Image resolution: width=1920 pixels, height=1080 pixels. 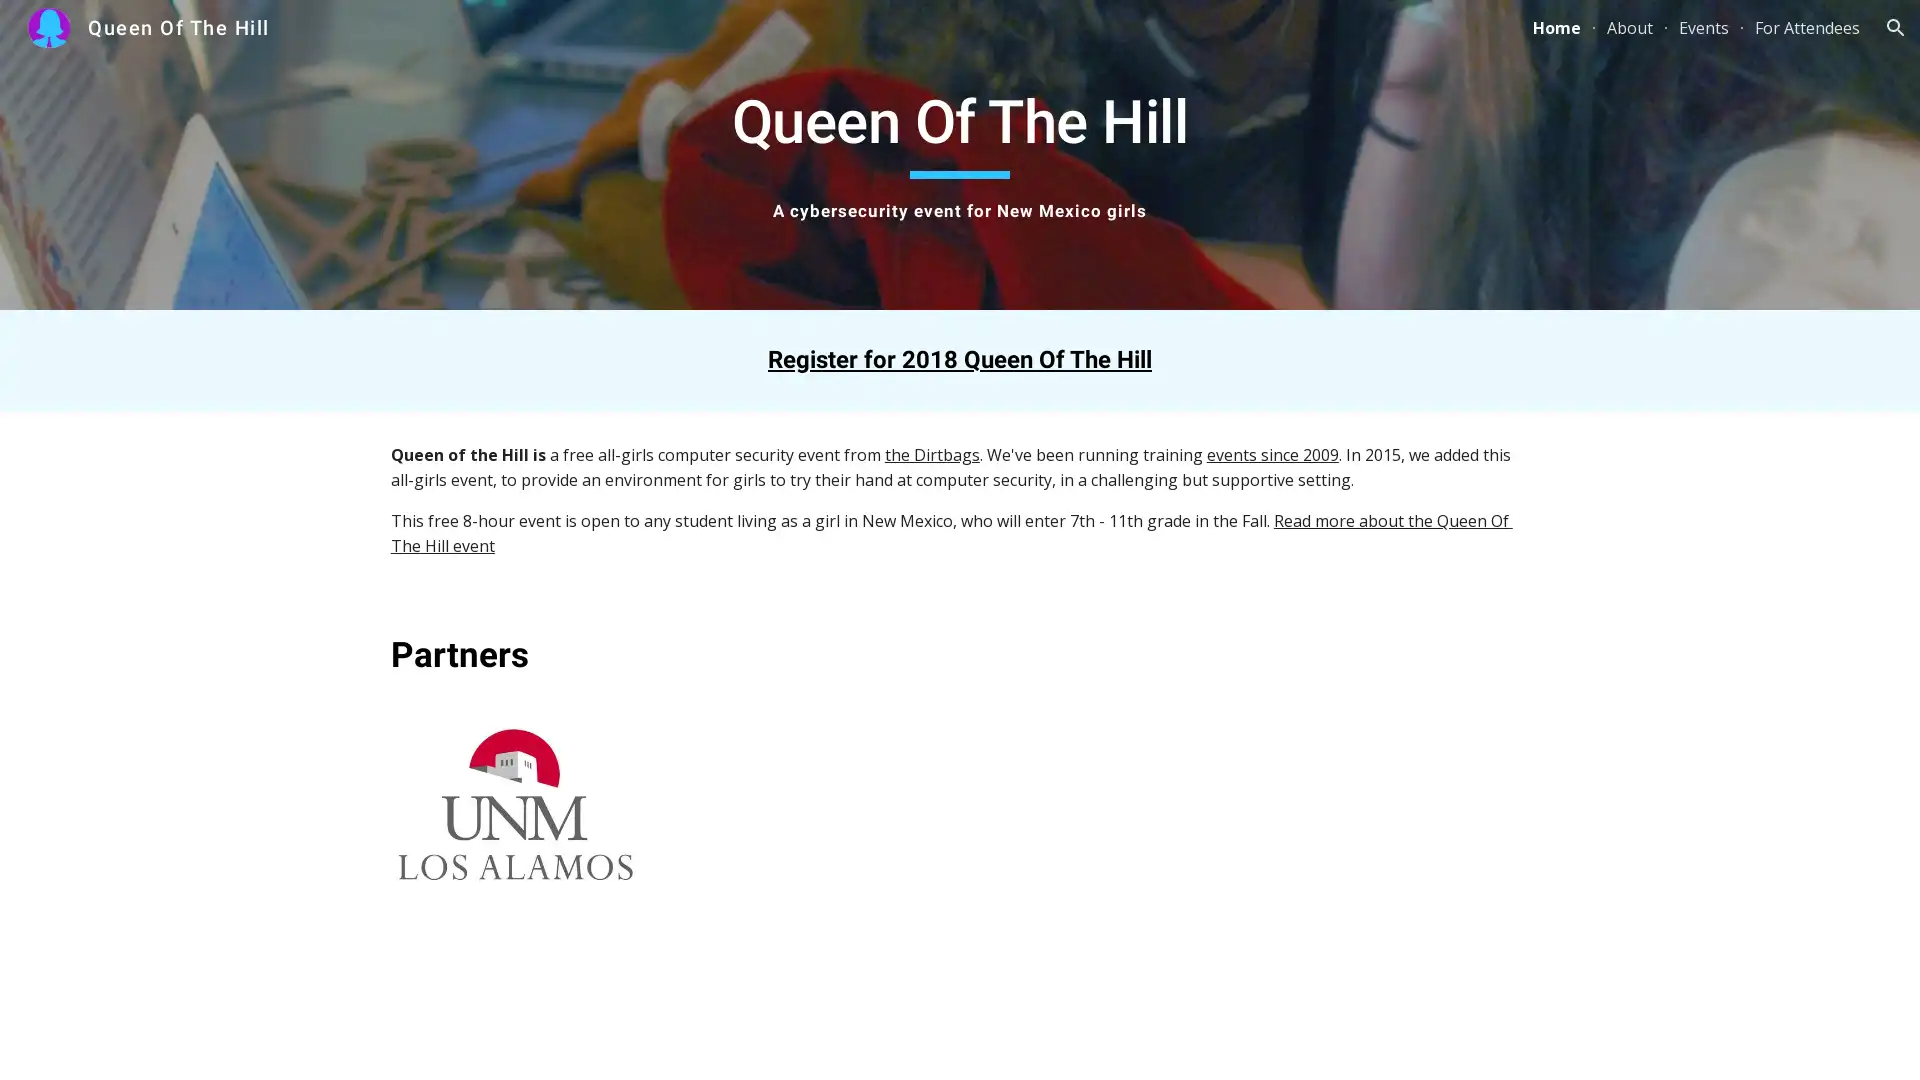 I want to click on Report abuse, so click(x=183, y=1044).